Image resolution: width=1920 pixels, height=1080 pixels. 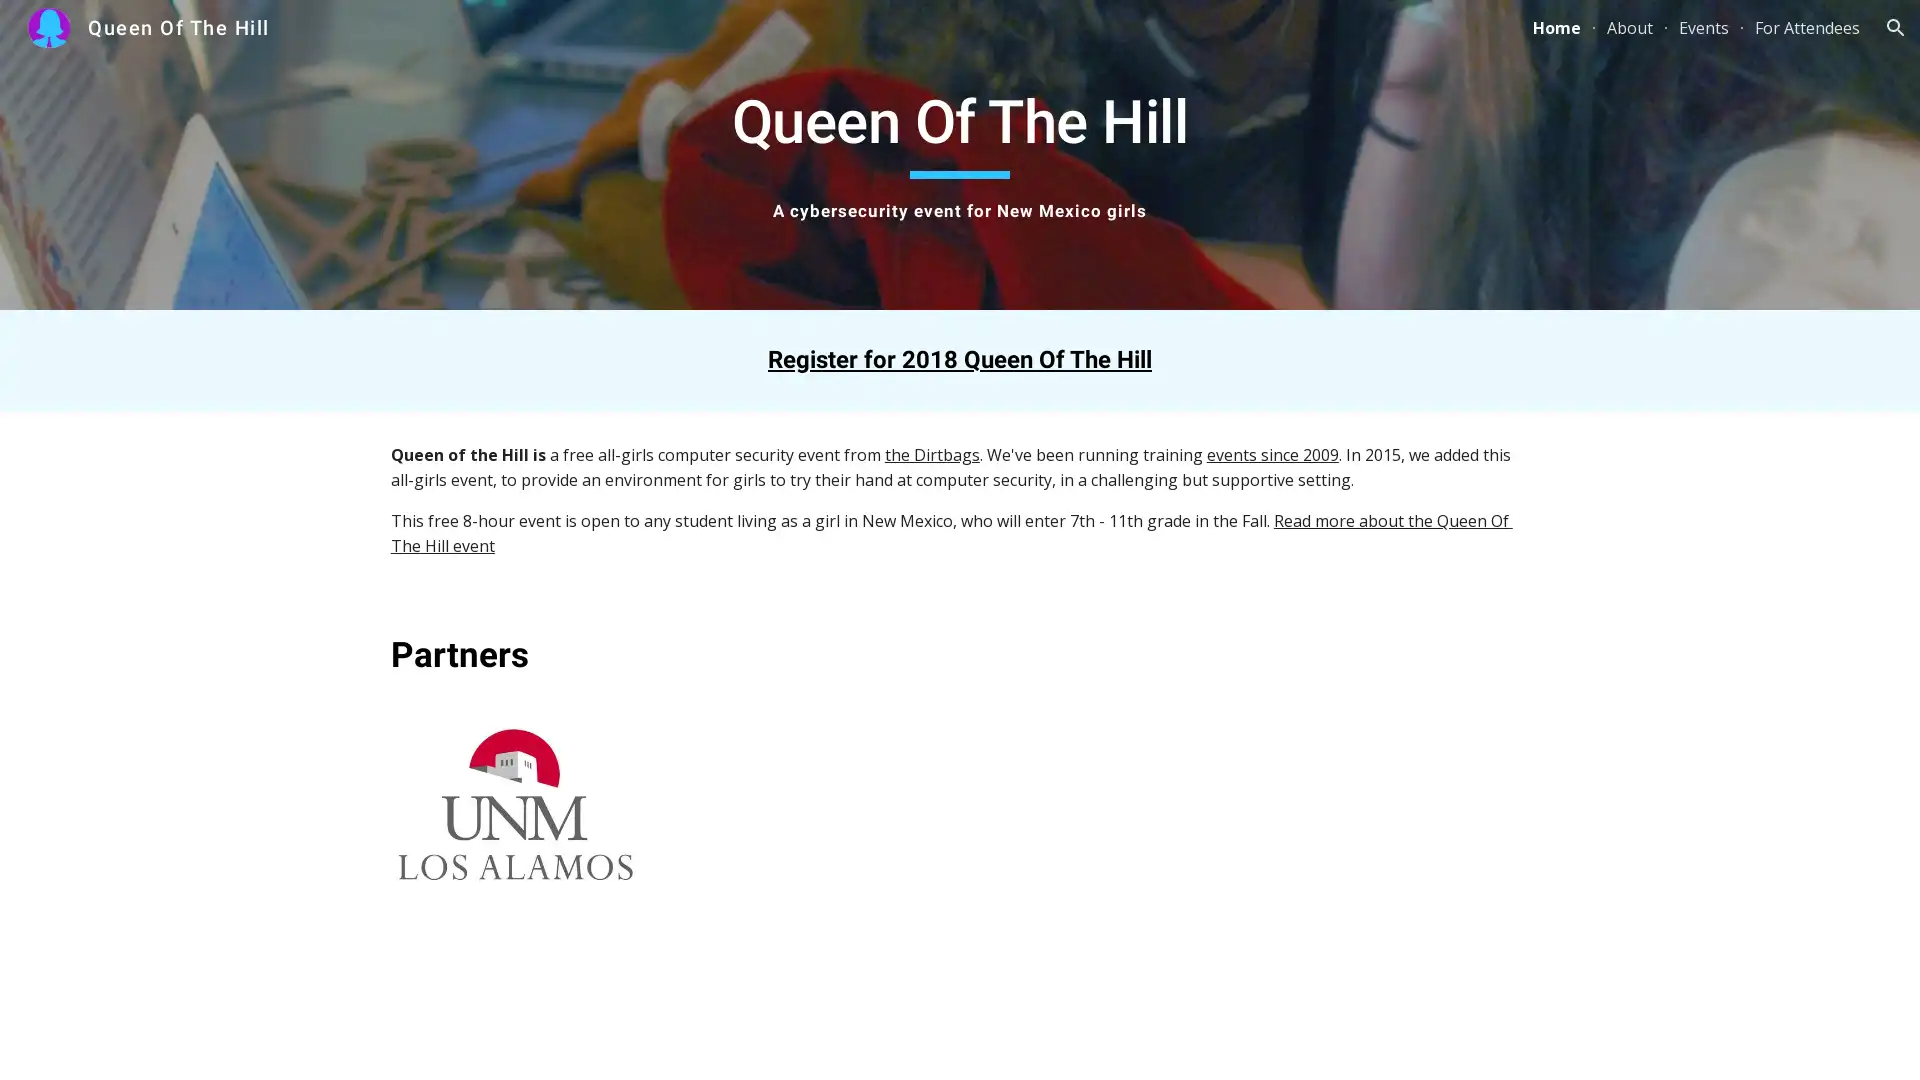 I want to click on Report abuse, so click(x=183, y=1044).